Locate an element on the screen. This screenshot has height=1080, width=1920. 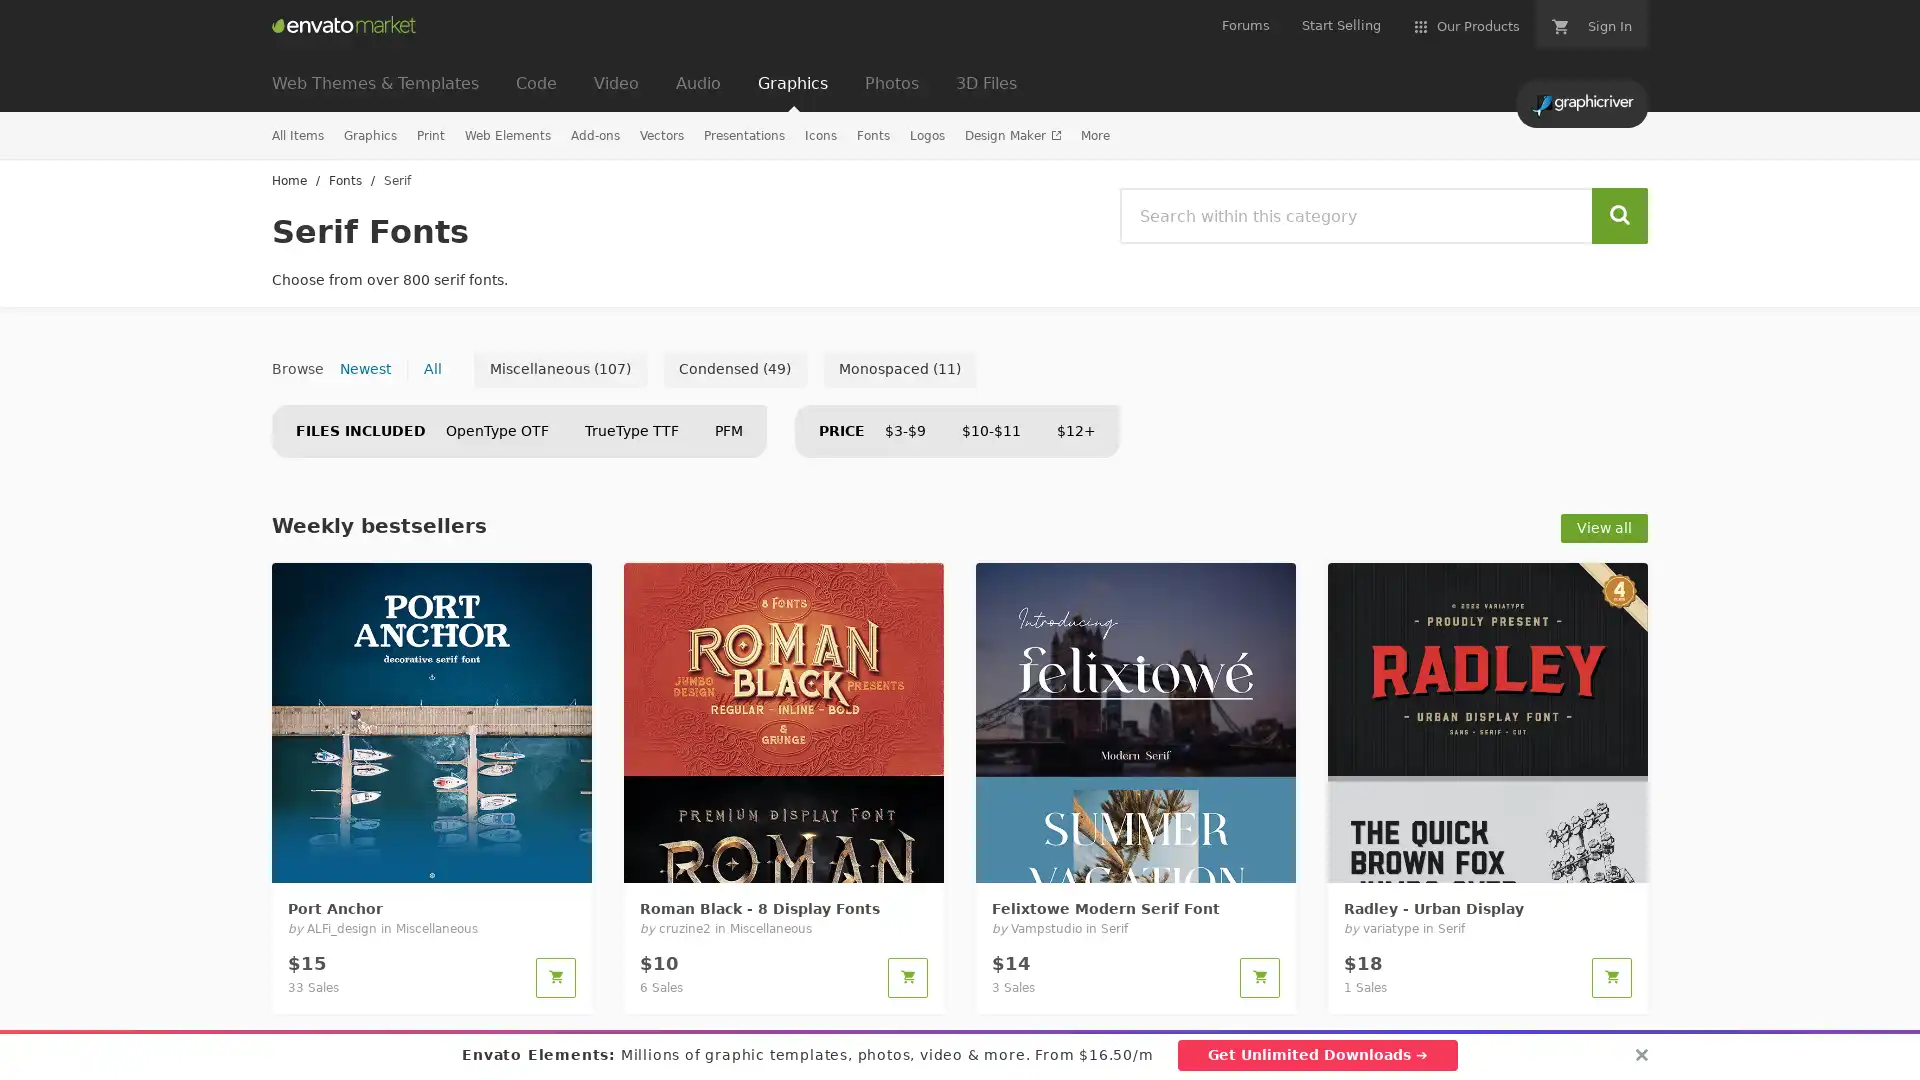
Add to Favorites is located at coordinates (1622, 855).